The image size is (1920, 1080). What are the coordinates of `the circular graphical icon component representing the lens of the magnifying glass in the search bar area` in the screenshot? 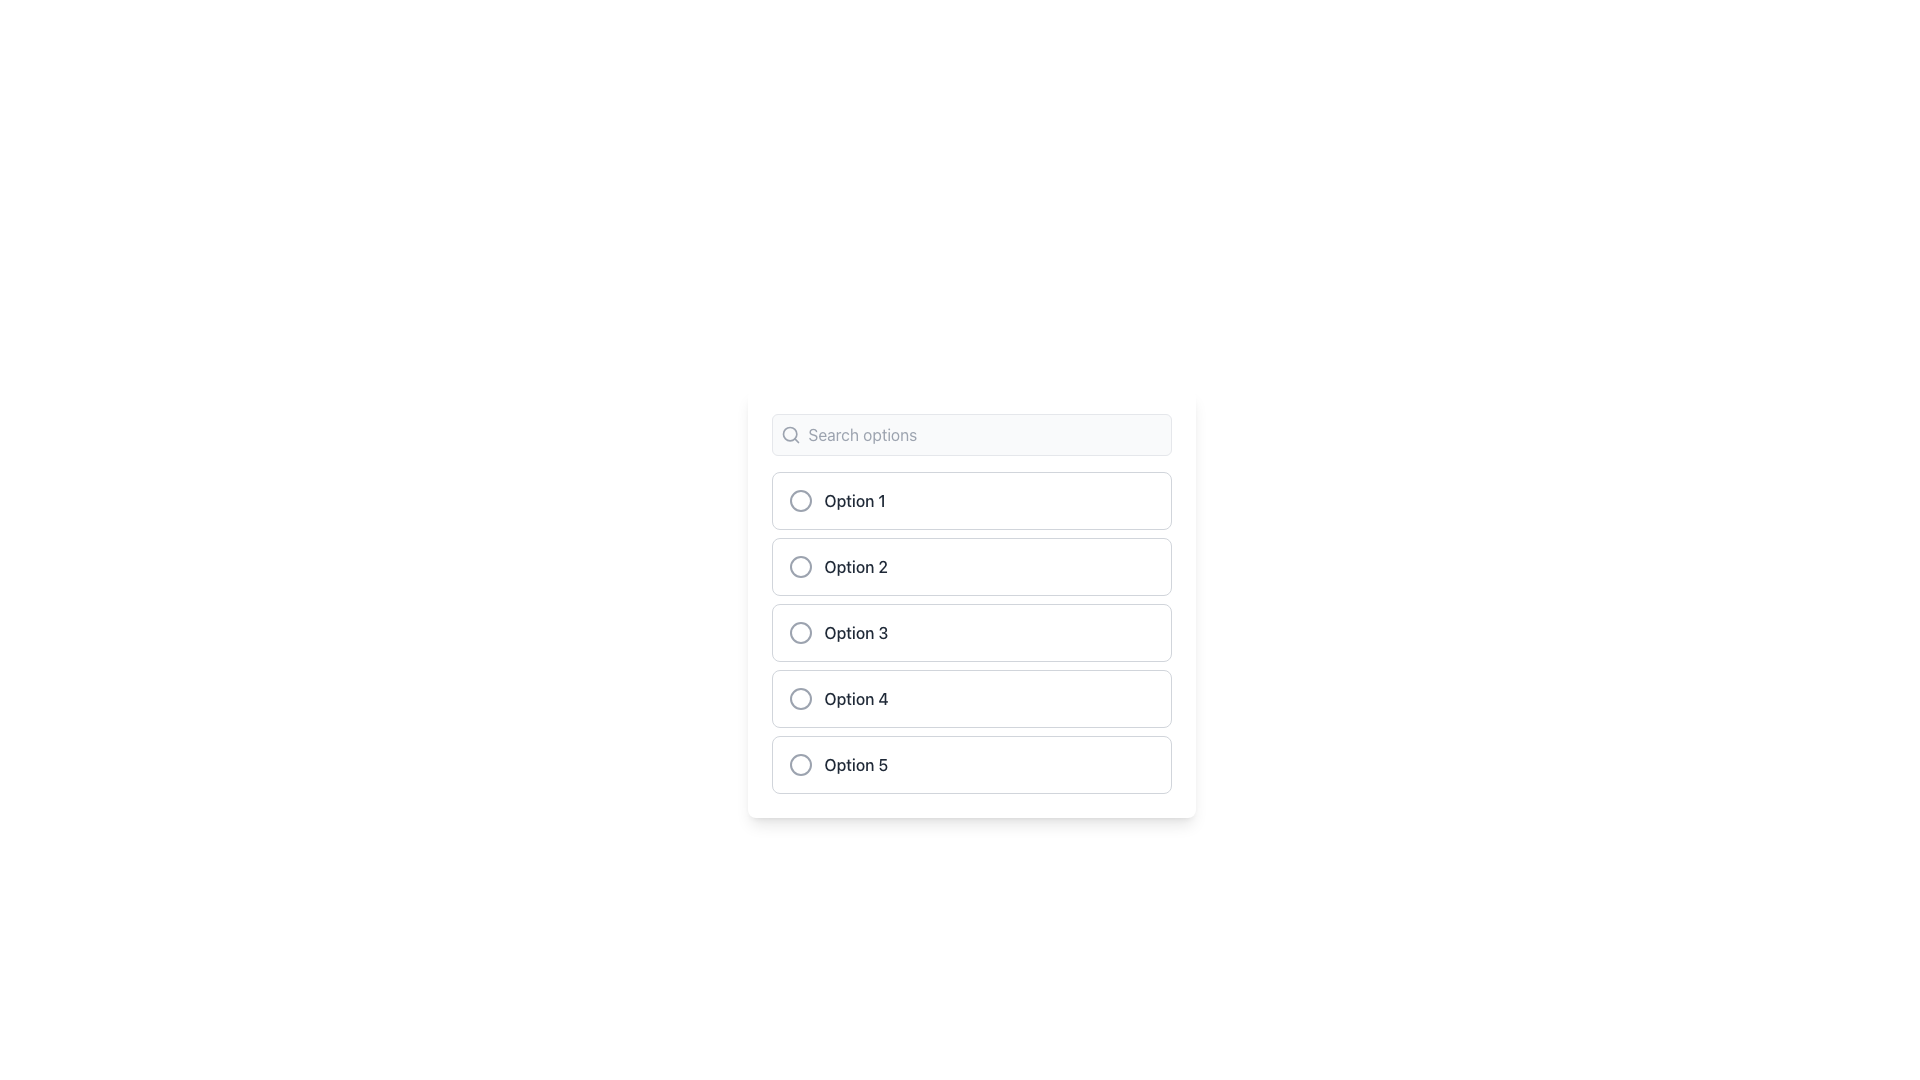 It's located at (788, 433).